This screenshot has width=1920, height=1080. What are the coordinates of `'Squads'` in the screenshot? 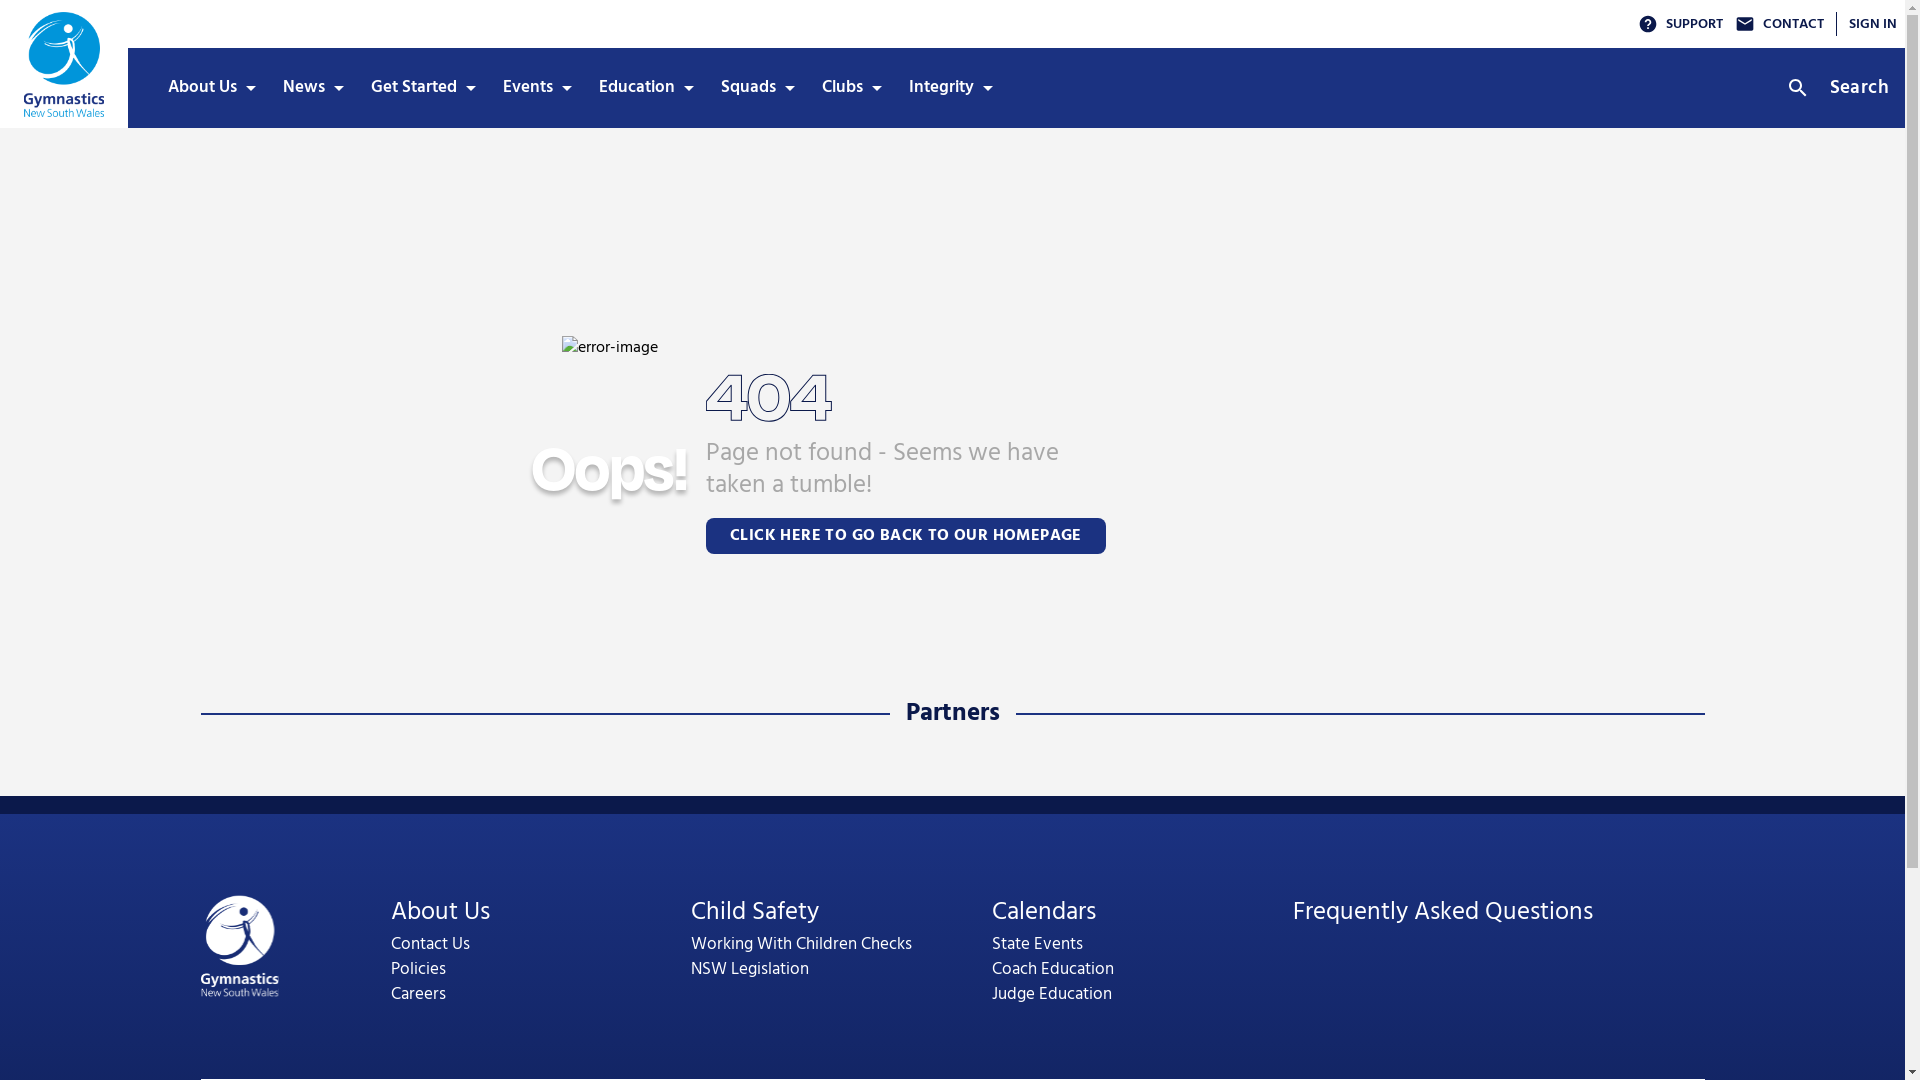 It's located at (705, 87).